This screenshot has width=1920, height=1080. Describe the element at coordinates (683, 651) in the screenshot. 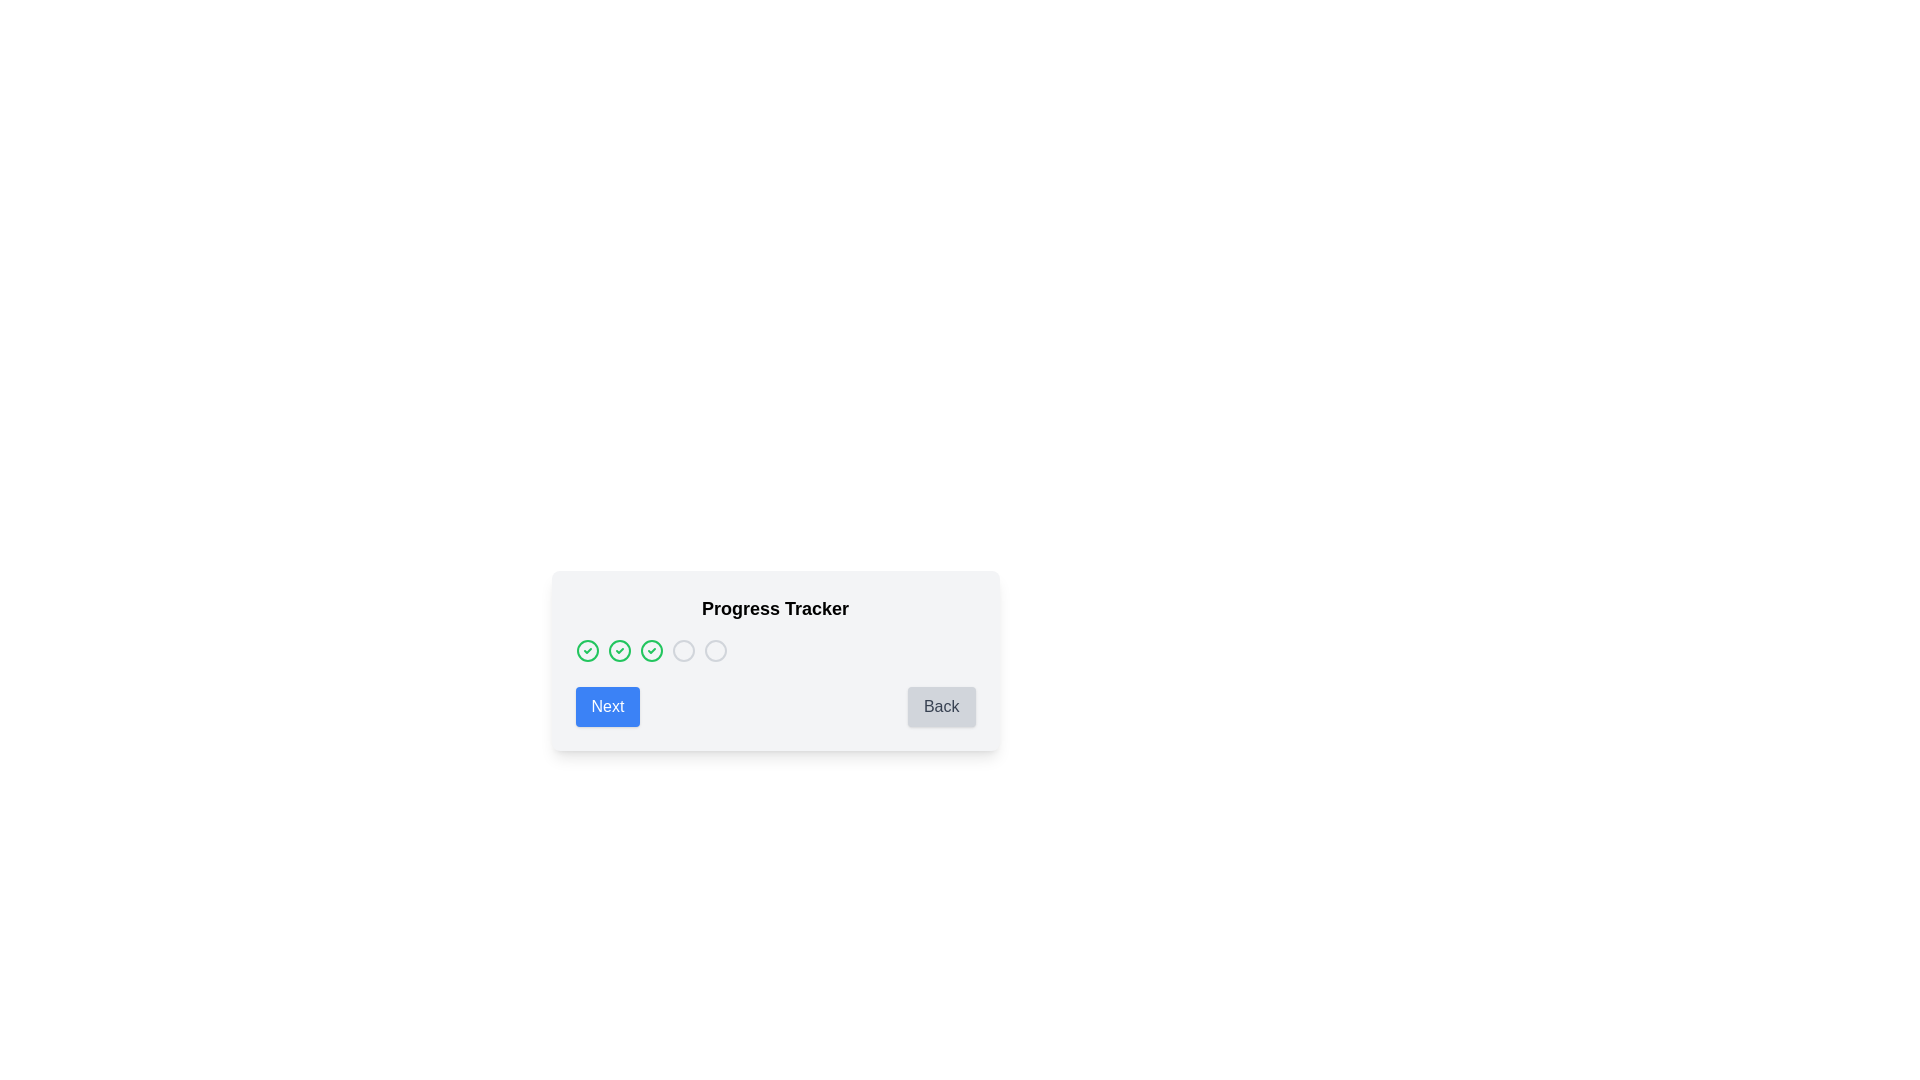

I see `the fourth circular glyph in the progress tracker, which indicates an uncompleted step in the sequence` at that location.